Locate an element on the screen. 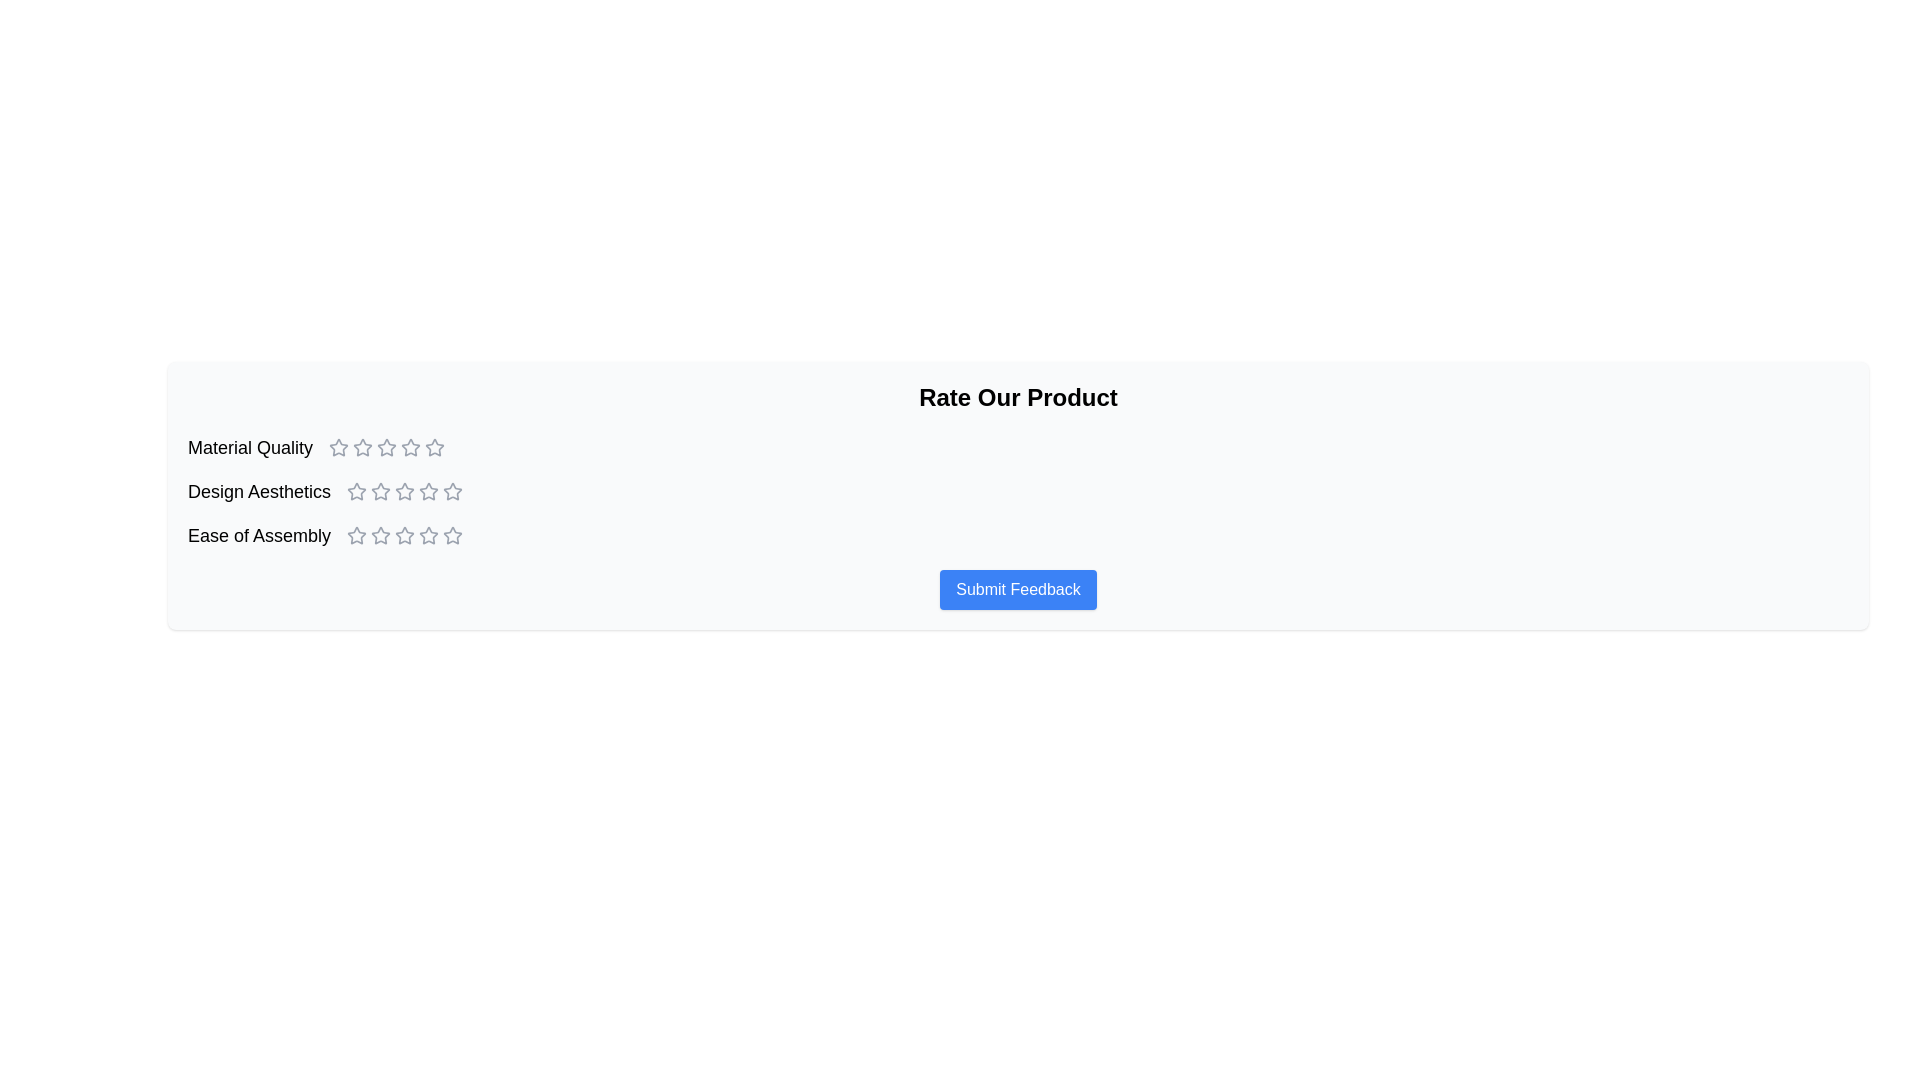  the first rating star for 'Material Quality' located to the right of the label is located at coordinates (339, 446).